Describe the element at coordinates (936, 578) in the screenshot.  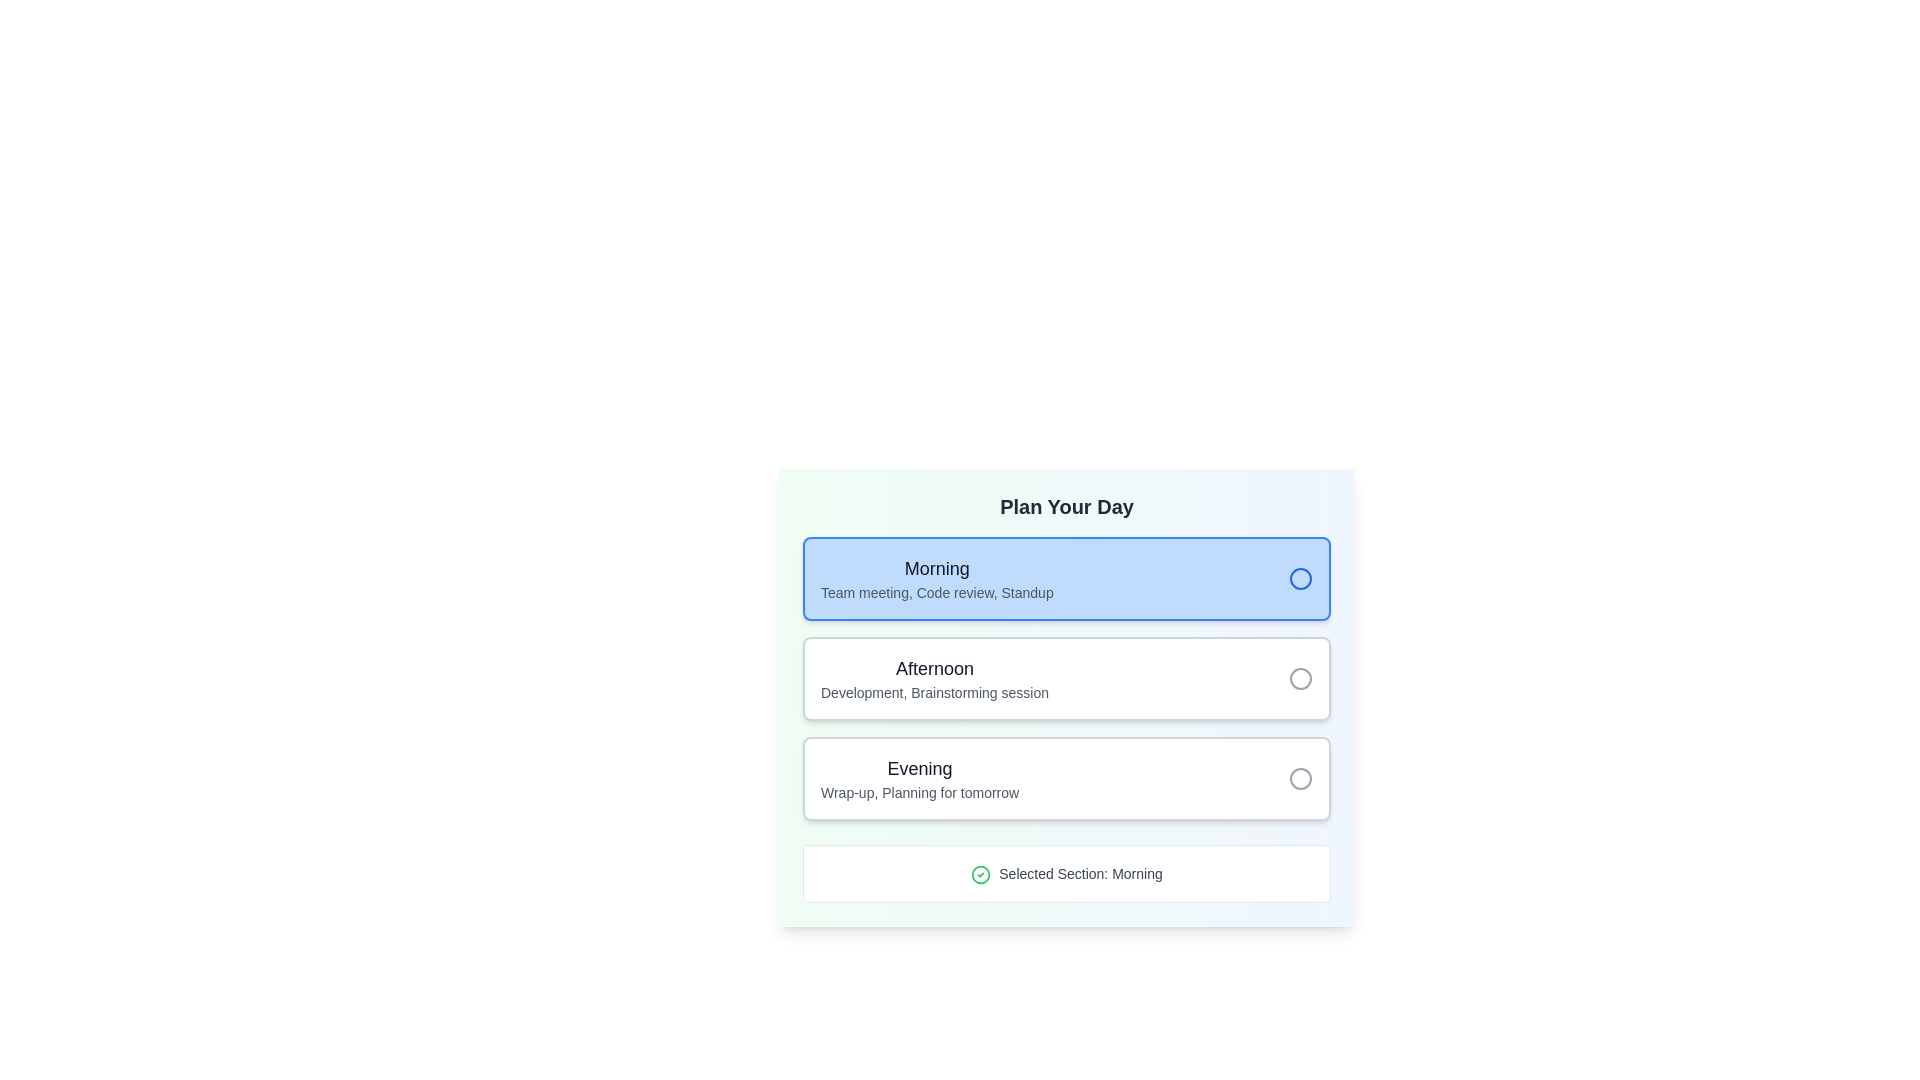
I see `the Text Description Block displaying 'Morning' and the details 'Team meeting, Code review, Standup' within the blue rectangular box under 'Plan Your Day'` at that location.